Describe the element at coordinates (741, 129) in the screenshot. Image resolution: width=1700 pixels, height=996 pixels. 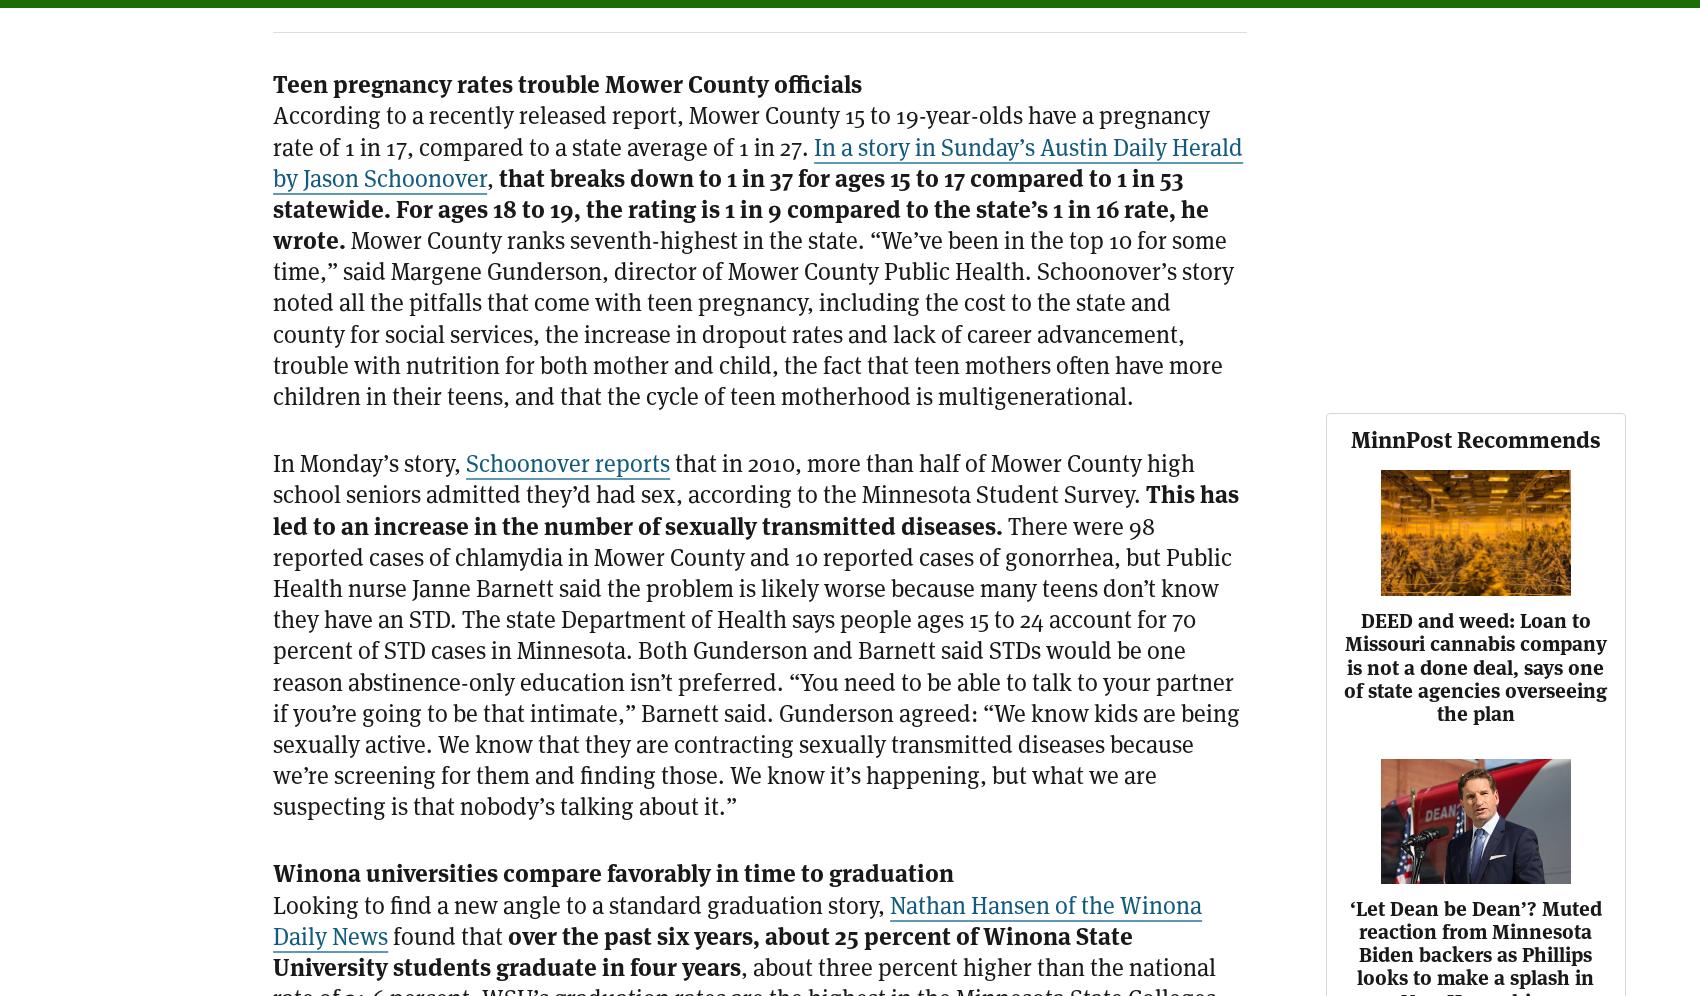
I see `'According to a recently released report, Mower County 15 to 19-year-olds have a pregnancy rate of 1 in 17, compared to a state average of 1 in 27.'` at that location.